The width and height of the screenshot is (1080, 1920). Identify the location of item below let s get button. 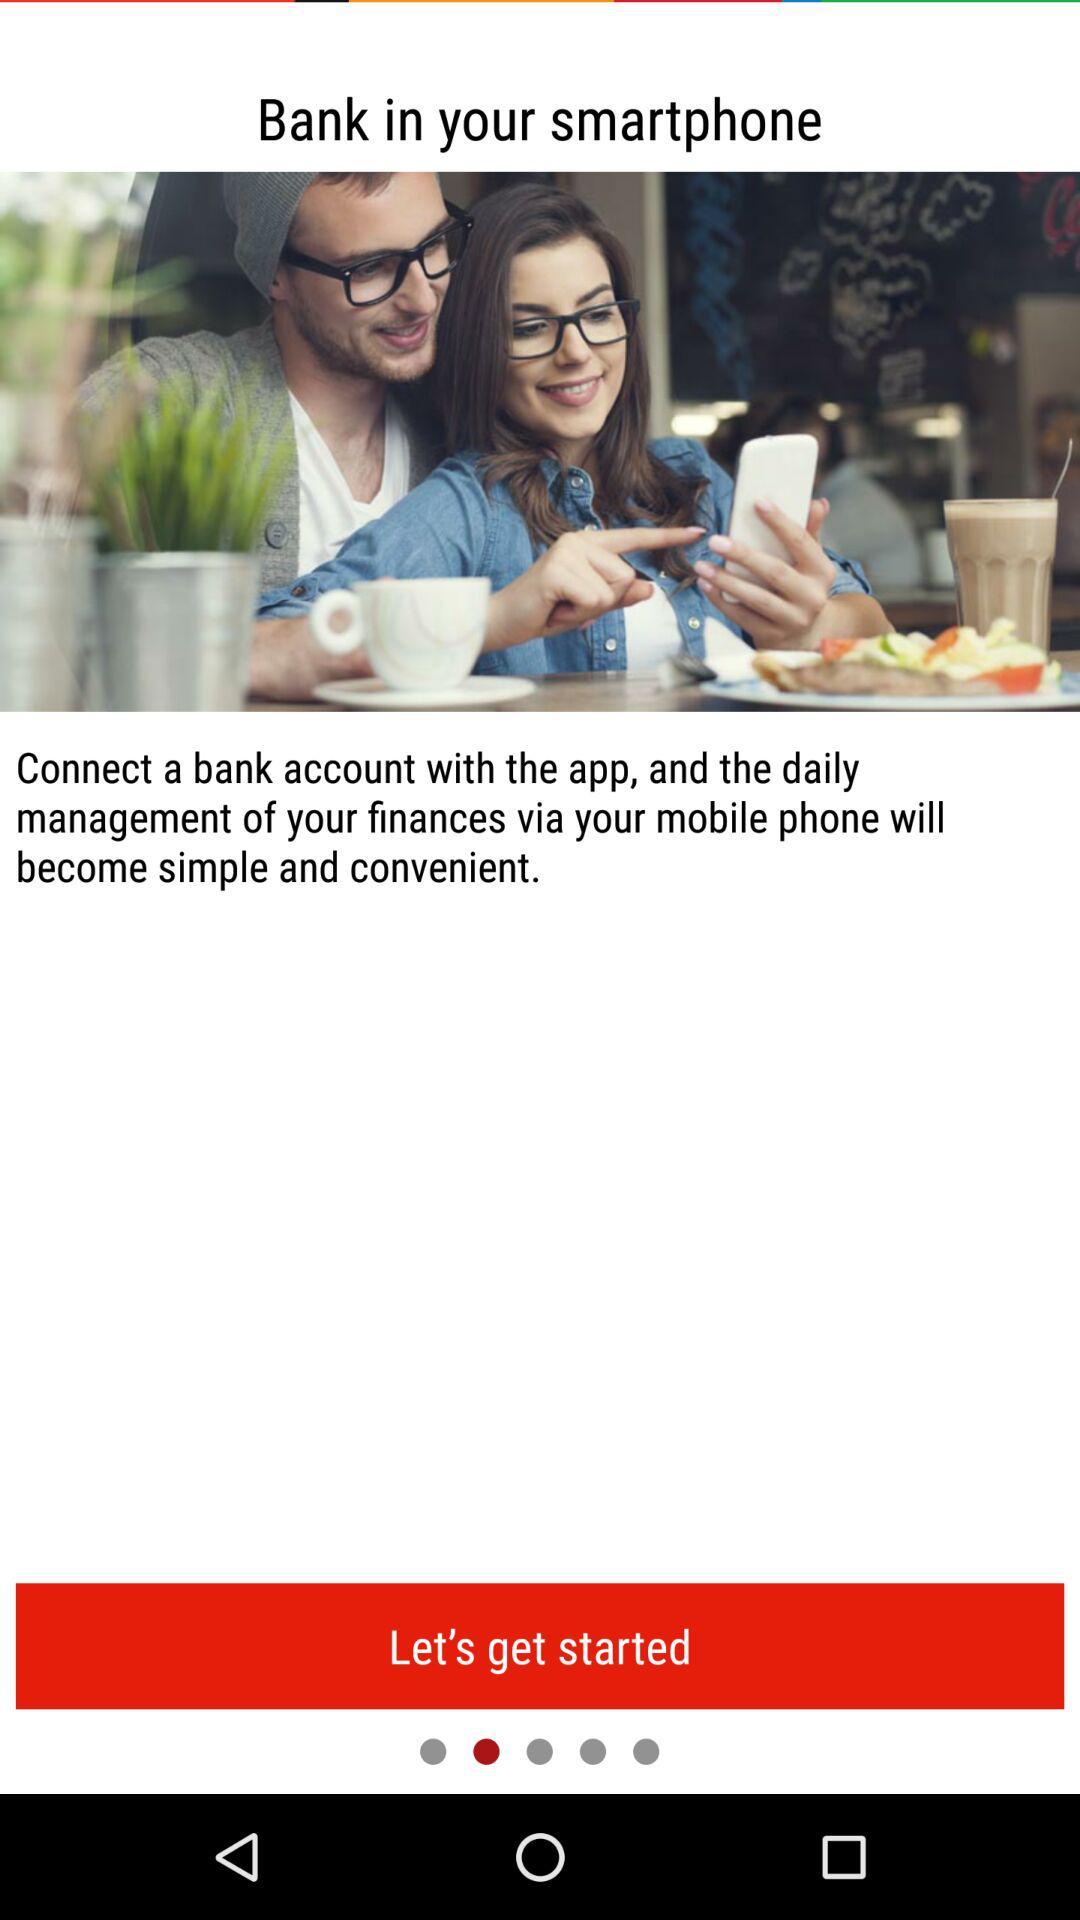
(486, 1750).